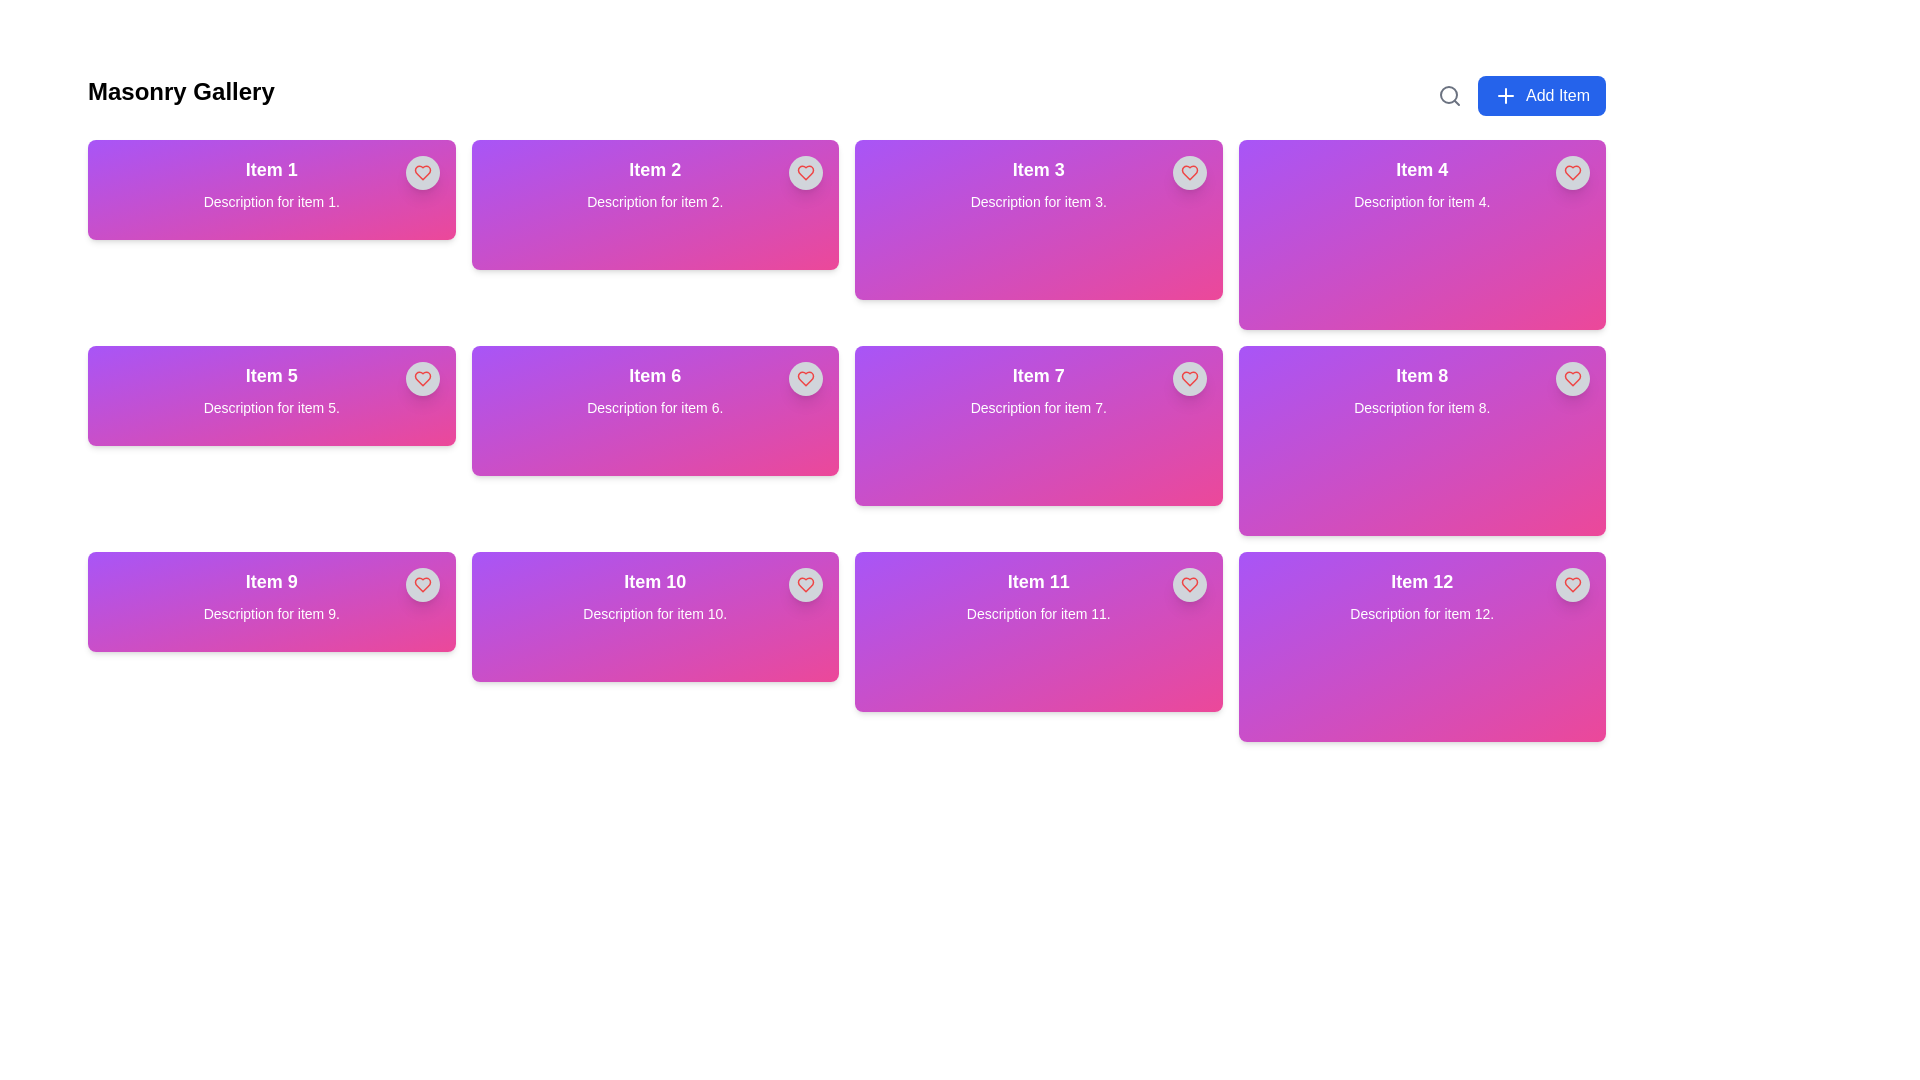  Describe the element at coordinates (1540, 96) in the screenshot. I see `the button that adds a new item to the gallery, located in the upper-right corner of the interface, next to a search icon` at that location.